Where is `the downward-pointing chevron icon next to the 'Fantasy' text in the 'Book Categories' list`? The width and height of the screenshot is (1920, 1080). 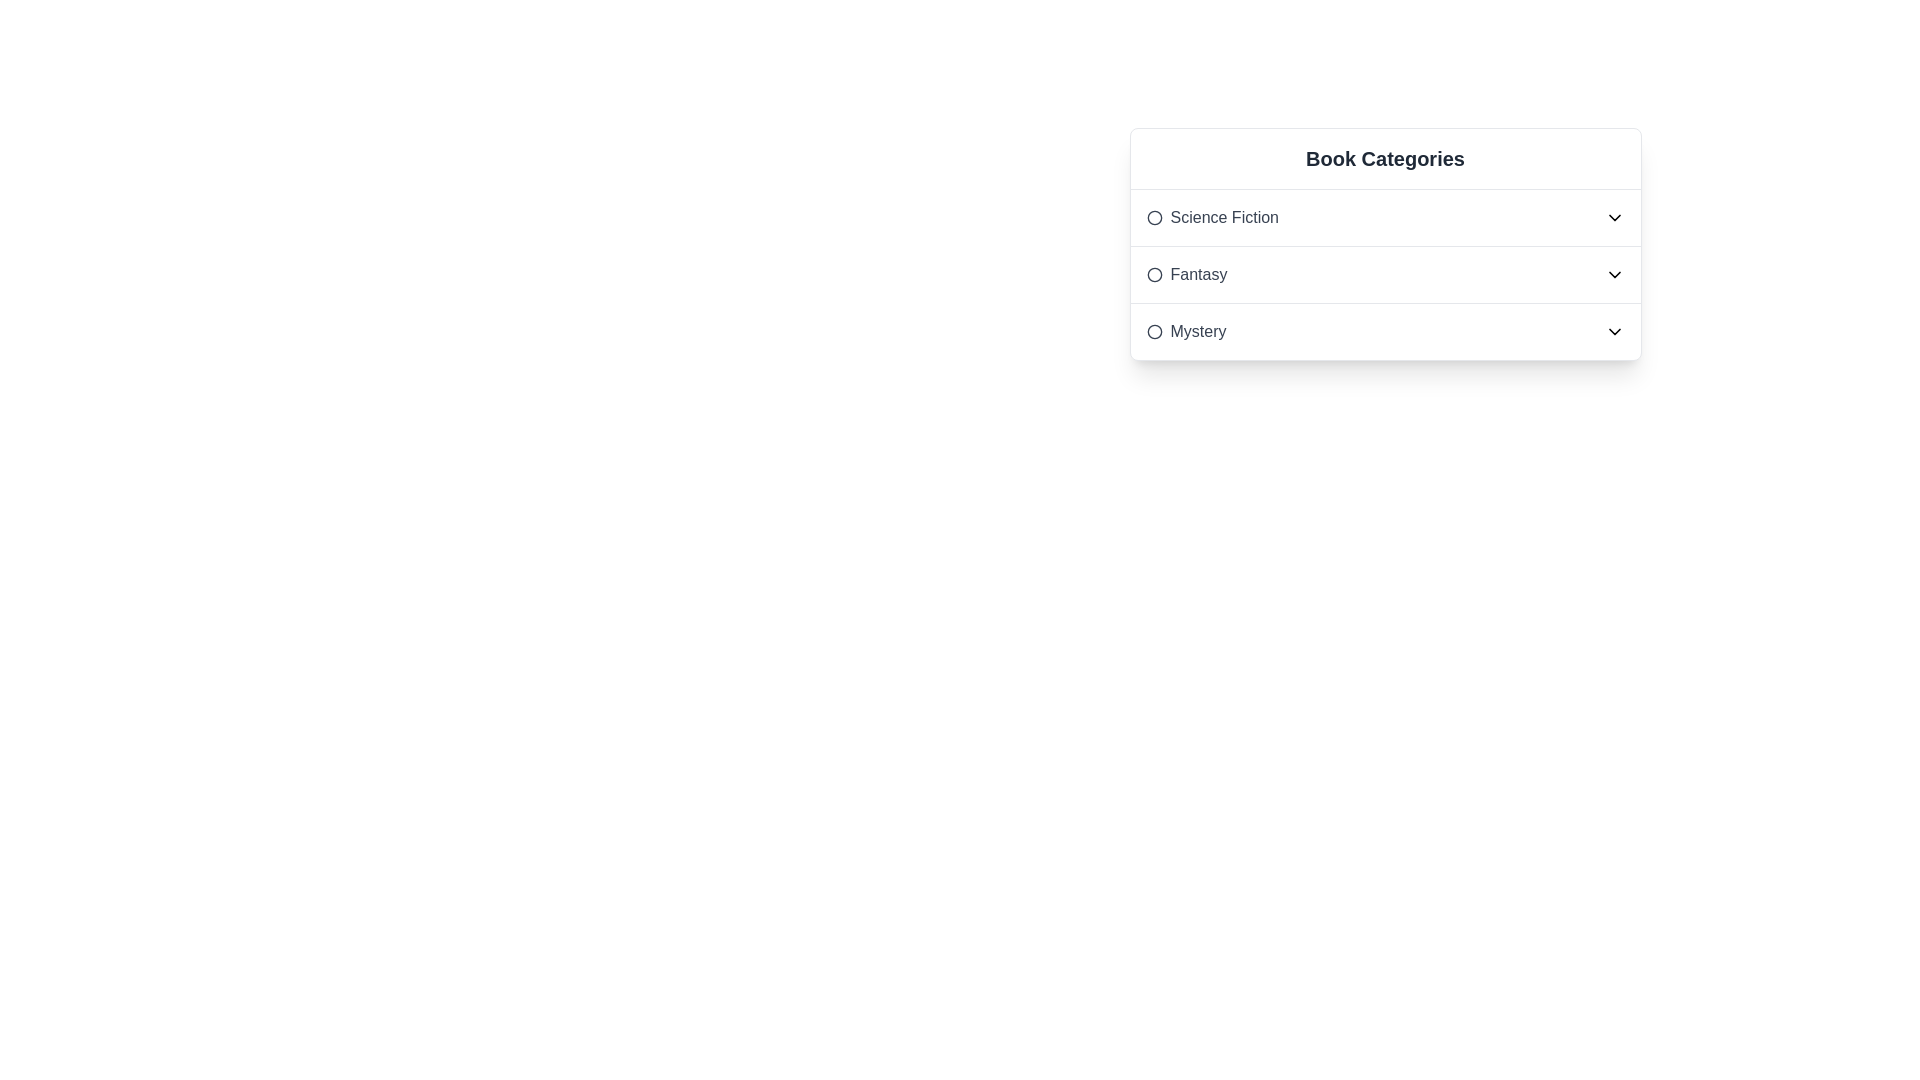 the downward-pointing chevron icon next to the 'Fantasy' text in the 'Book Categories' list is located at coordinates (1614, 274).